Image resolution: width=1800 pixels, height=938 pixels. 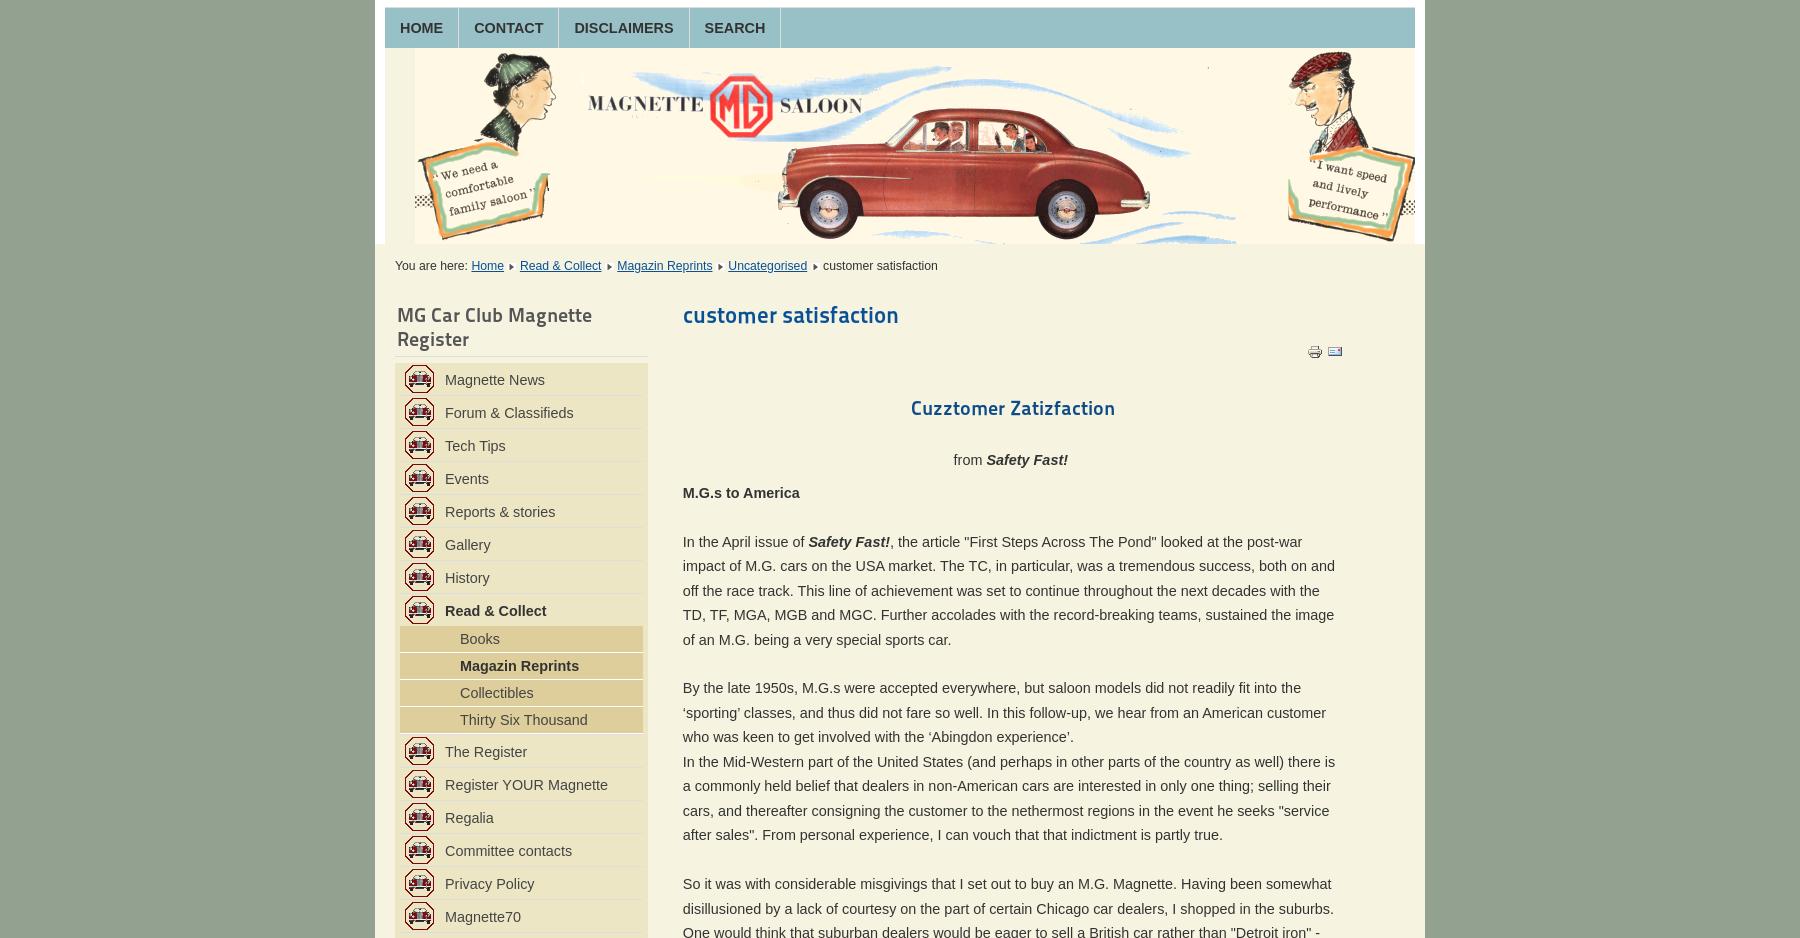 I want to click on 'History', so click(x=465, y=576).